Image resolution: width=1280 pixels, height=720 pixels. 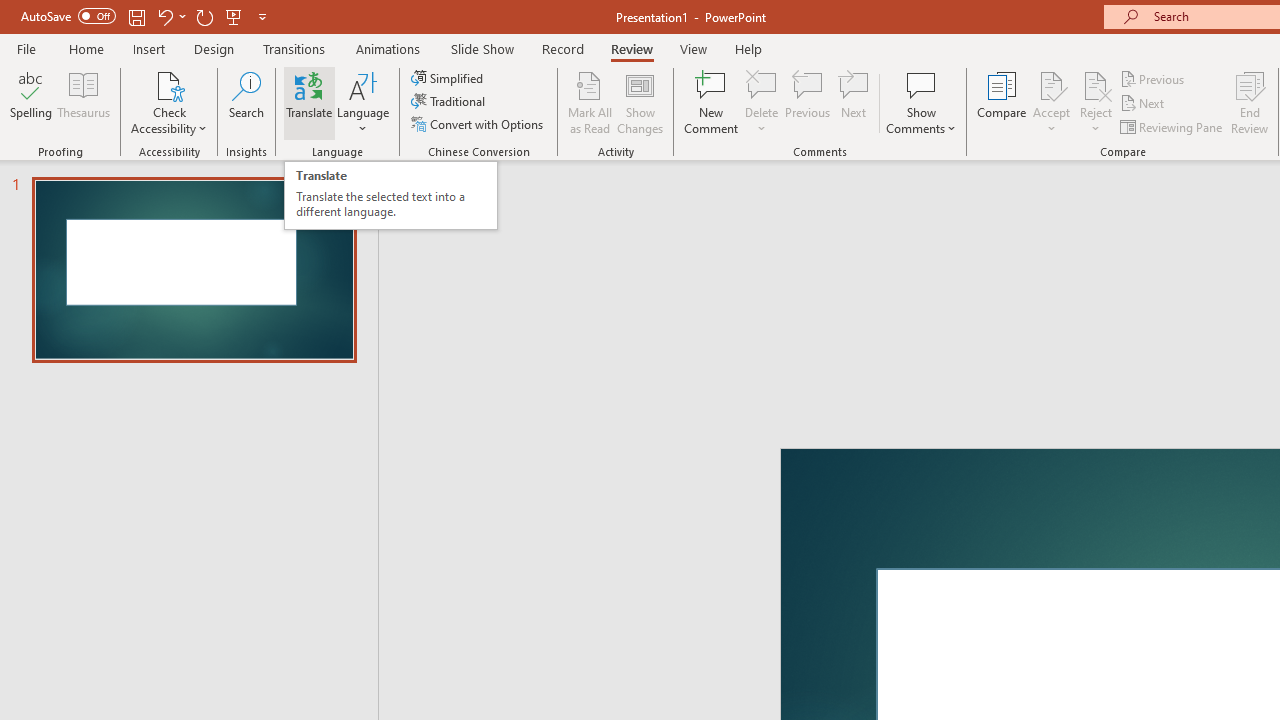 What do you see at coordinates (1002, 103) in the screenshot?
I see `'Compare'` at bounding box center [1002, 103].